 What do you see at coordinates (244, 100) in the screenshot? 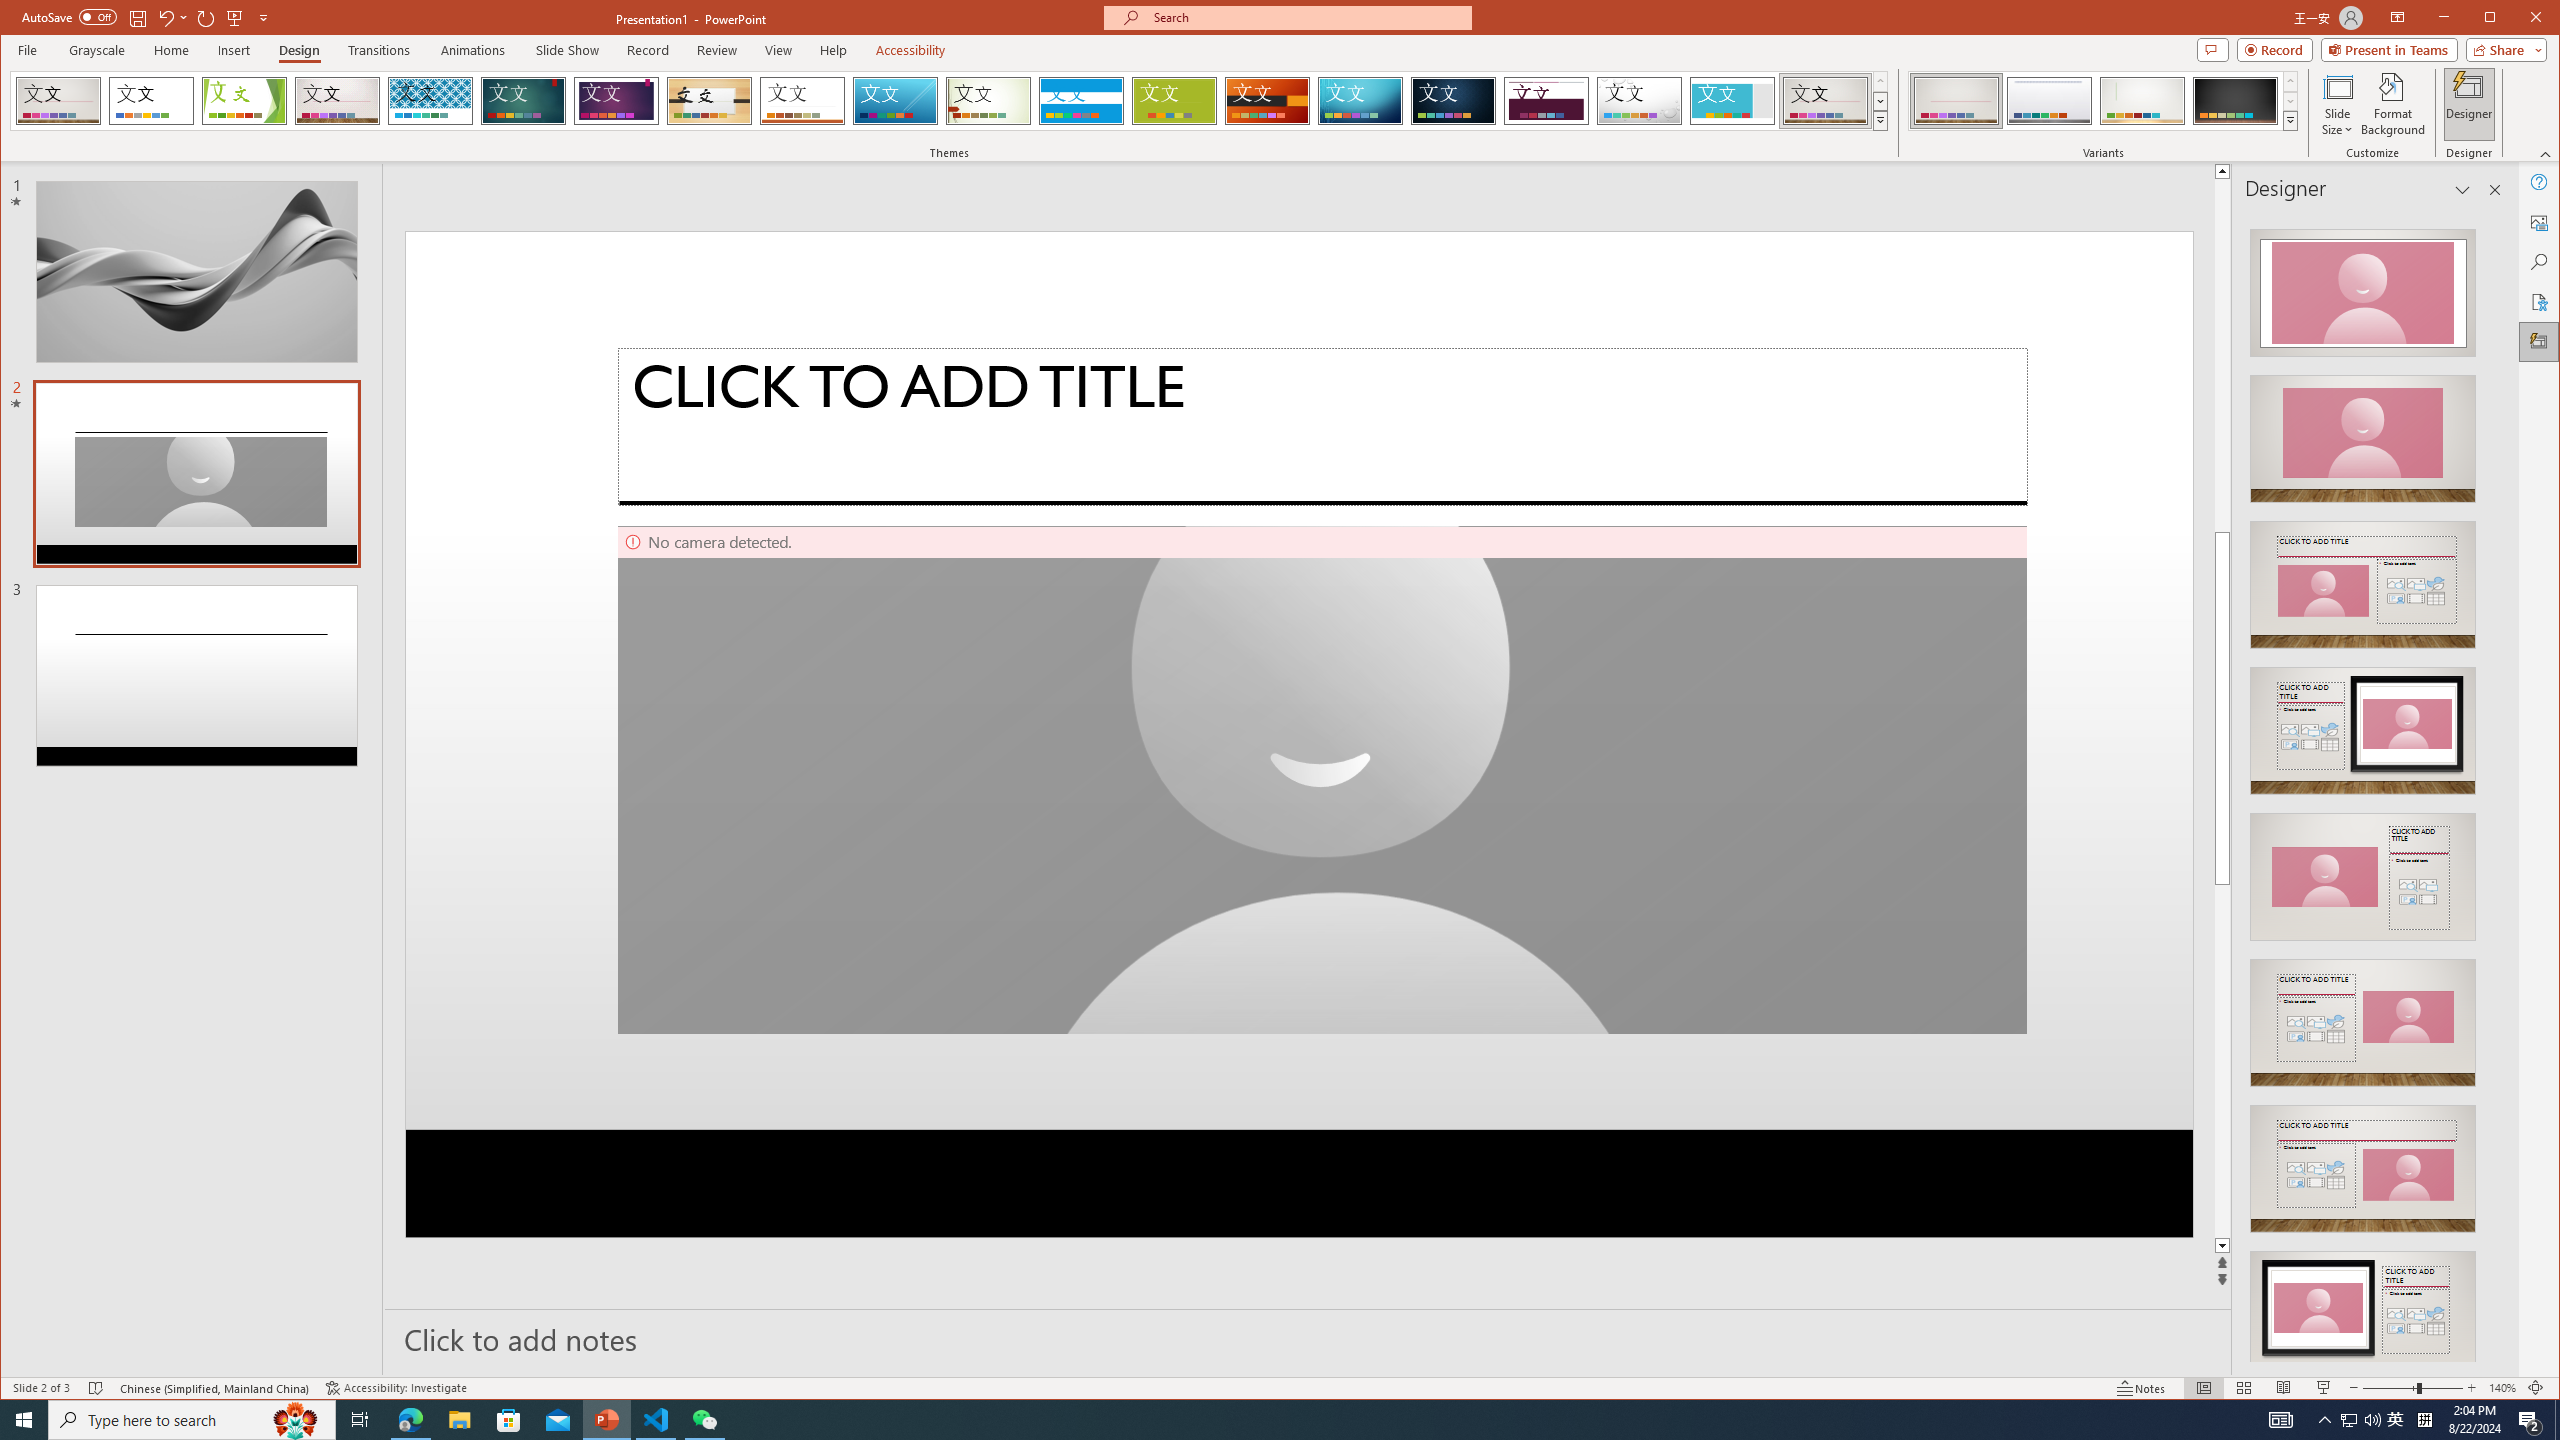
I see `'Facet'` at bounding box center [244, 100].